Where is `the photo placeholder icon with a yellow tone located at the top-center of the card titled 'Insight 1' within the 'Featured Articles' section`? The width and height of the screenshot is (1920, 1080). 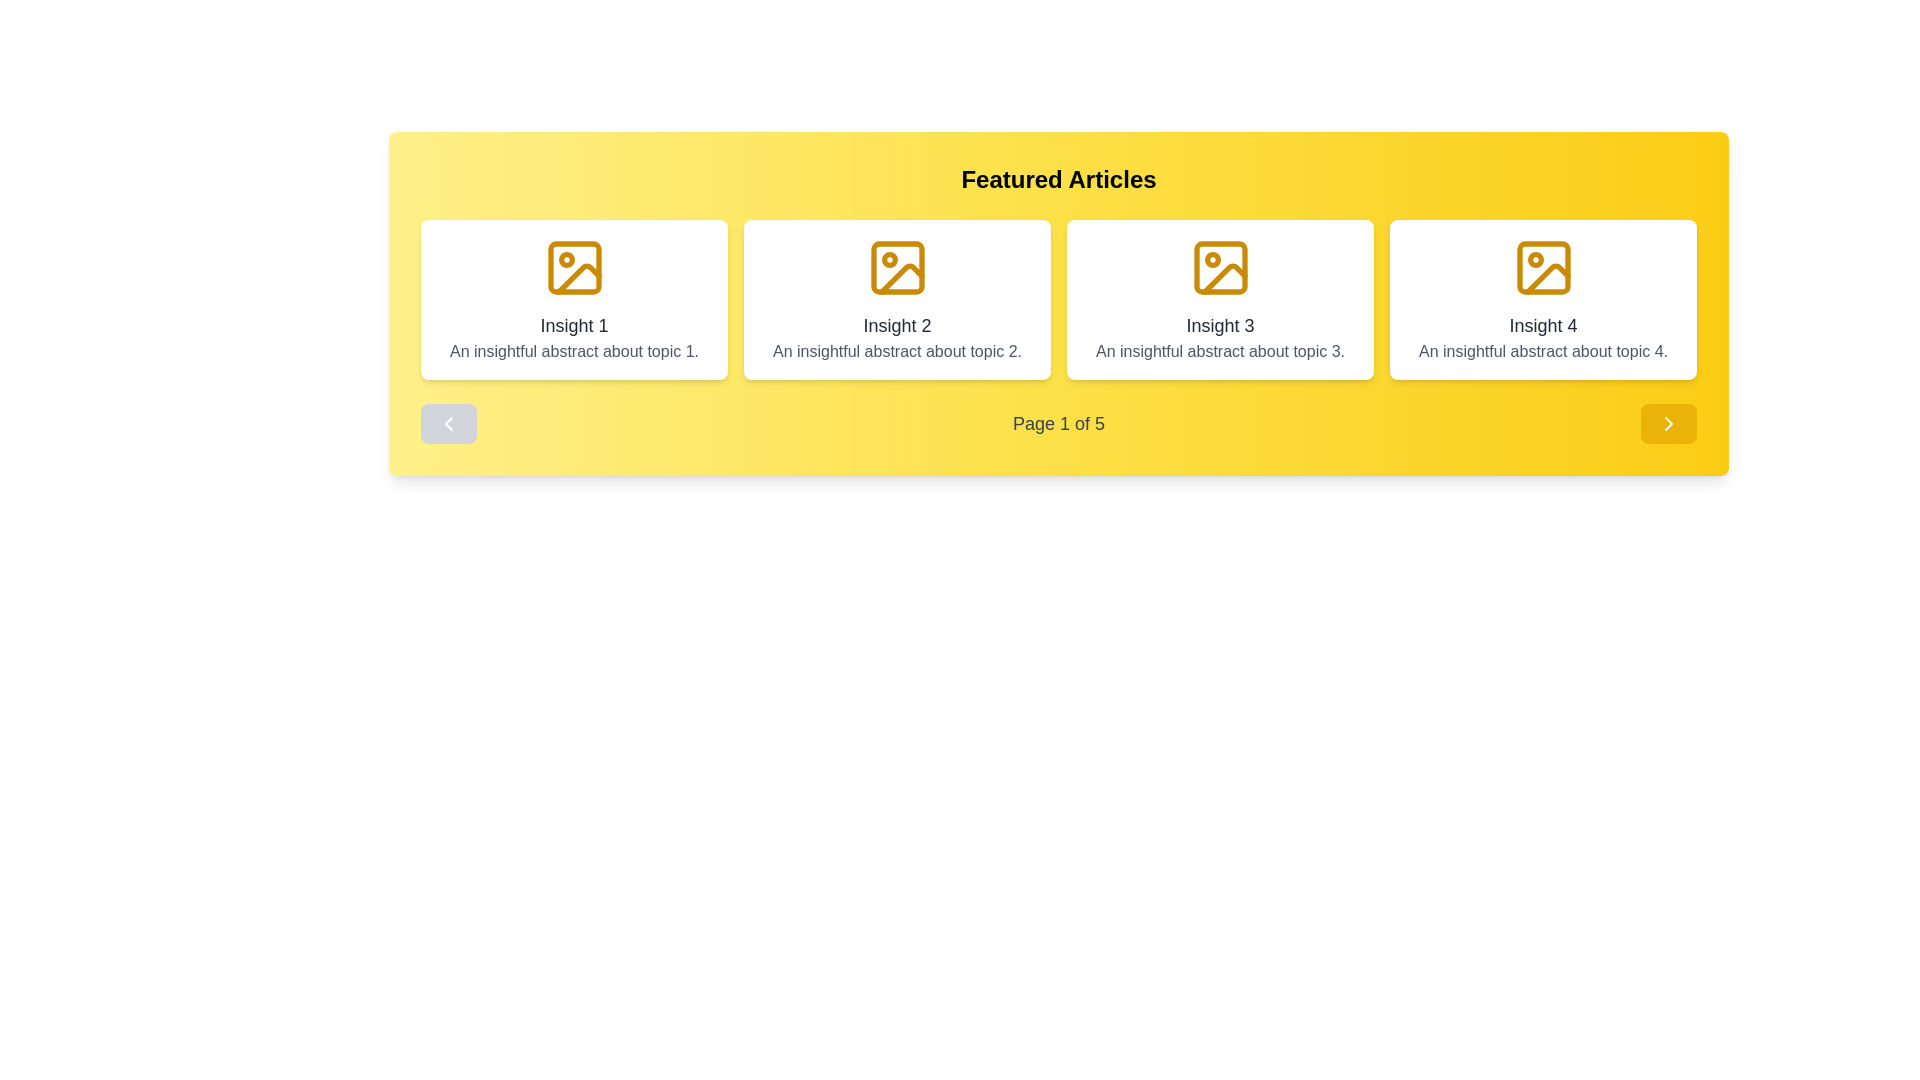 the photo placeholder icon with a yellow tone located at the top-center of the card titled 'Insight 1' within the 'Featured Articles' section is located at coordinates (573, 266).